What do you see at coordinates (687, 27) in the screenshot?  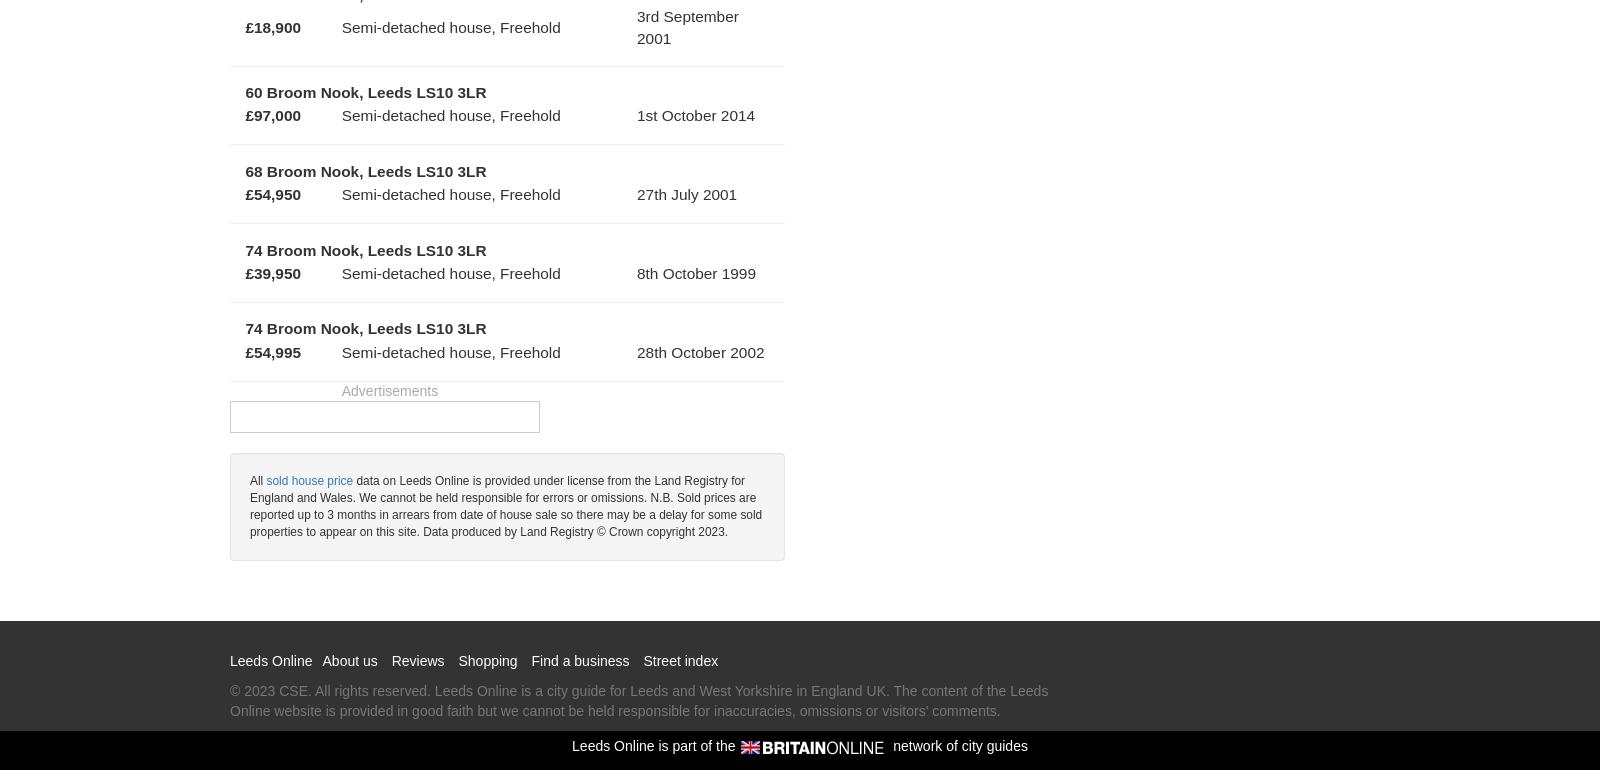 I see `'3rd September 2001'` at bounding box center [687, 27].